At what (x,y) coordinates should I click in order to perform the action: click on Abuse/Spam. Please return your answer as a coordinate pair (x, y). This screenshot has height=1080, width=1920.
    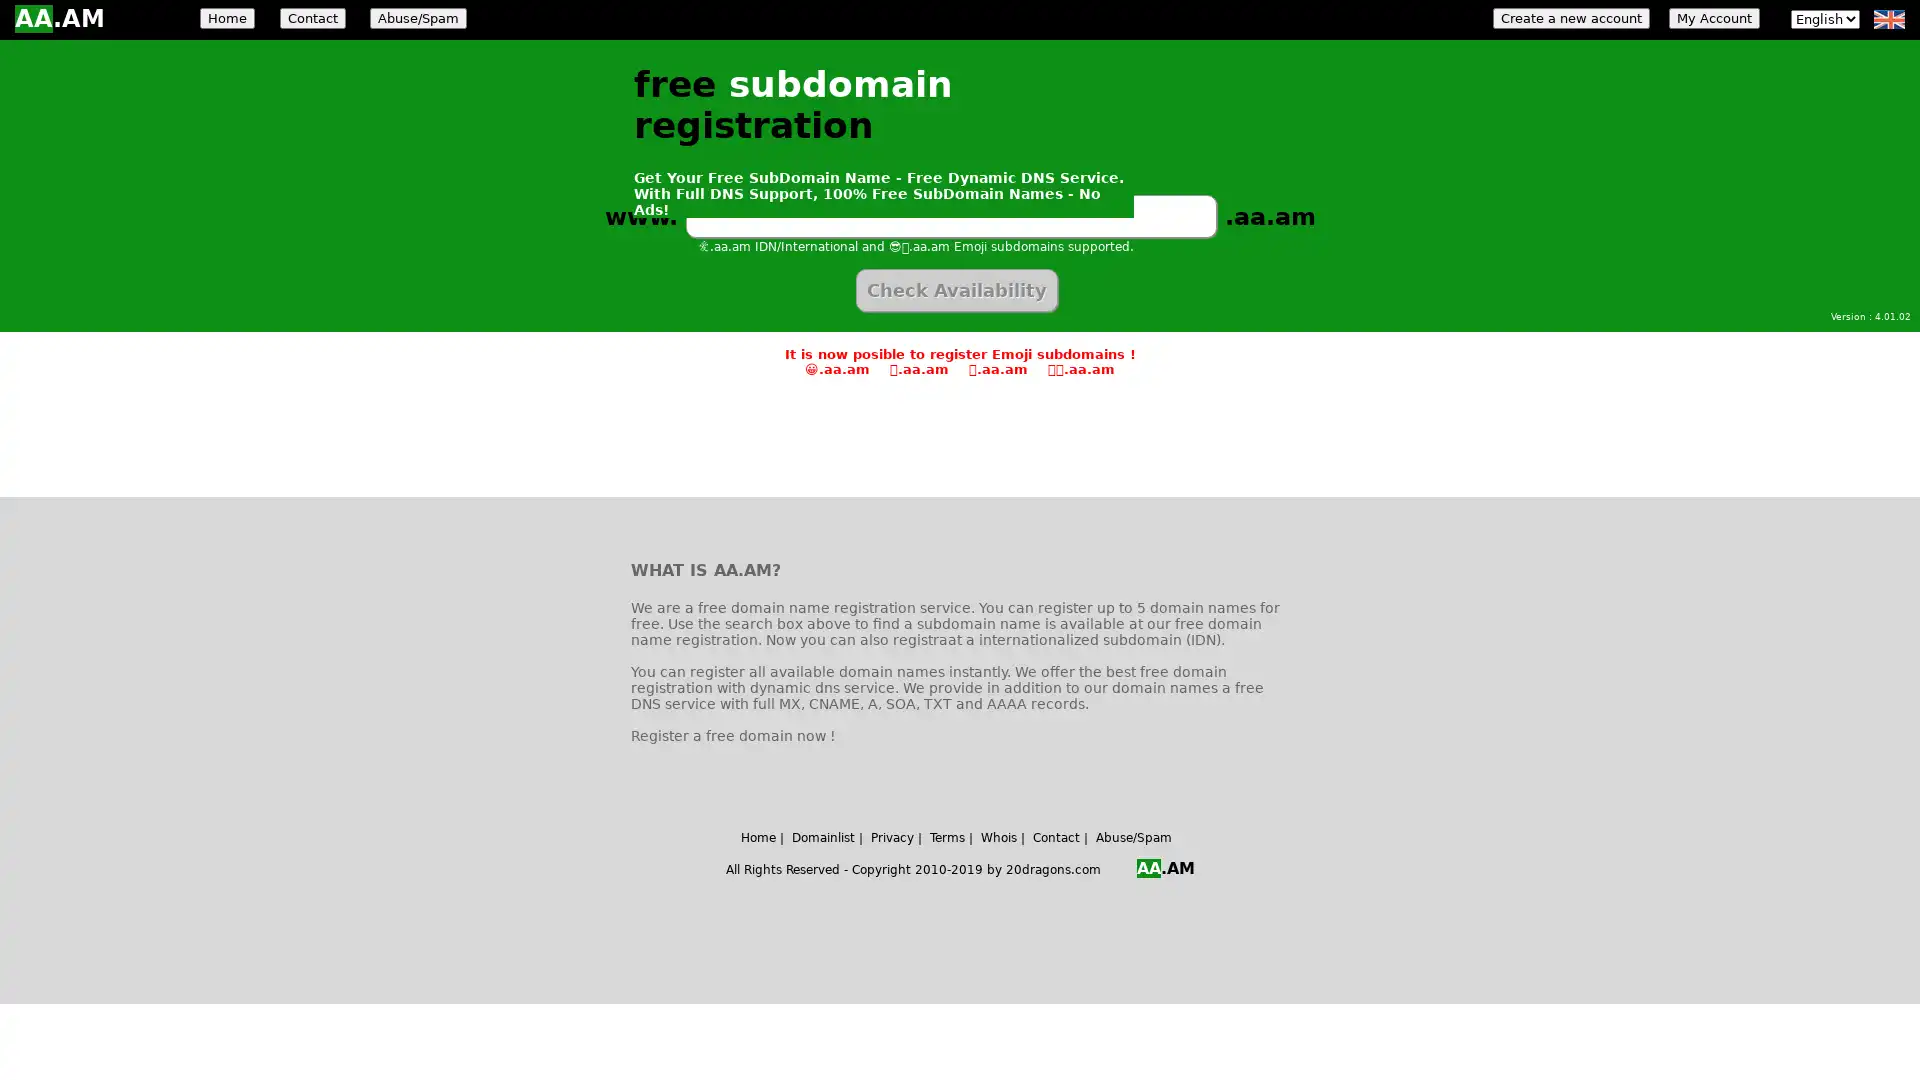
    Looking at the image, I should click on (417, 18).